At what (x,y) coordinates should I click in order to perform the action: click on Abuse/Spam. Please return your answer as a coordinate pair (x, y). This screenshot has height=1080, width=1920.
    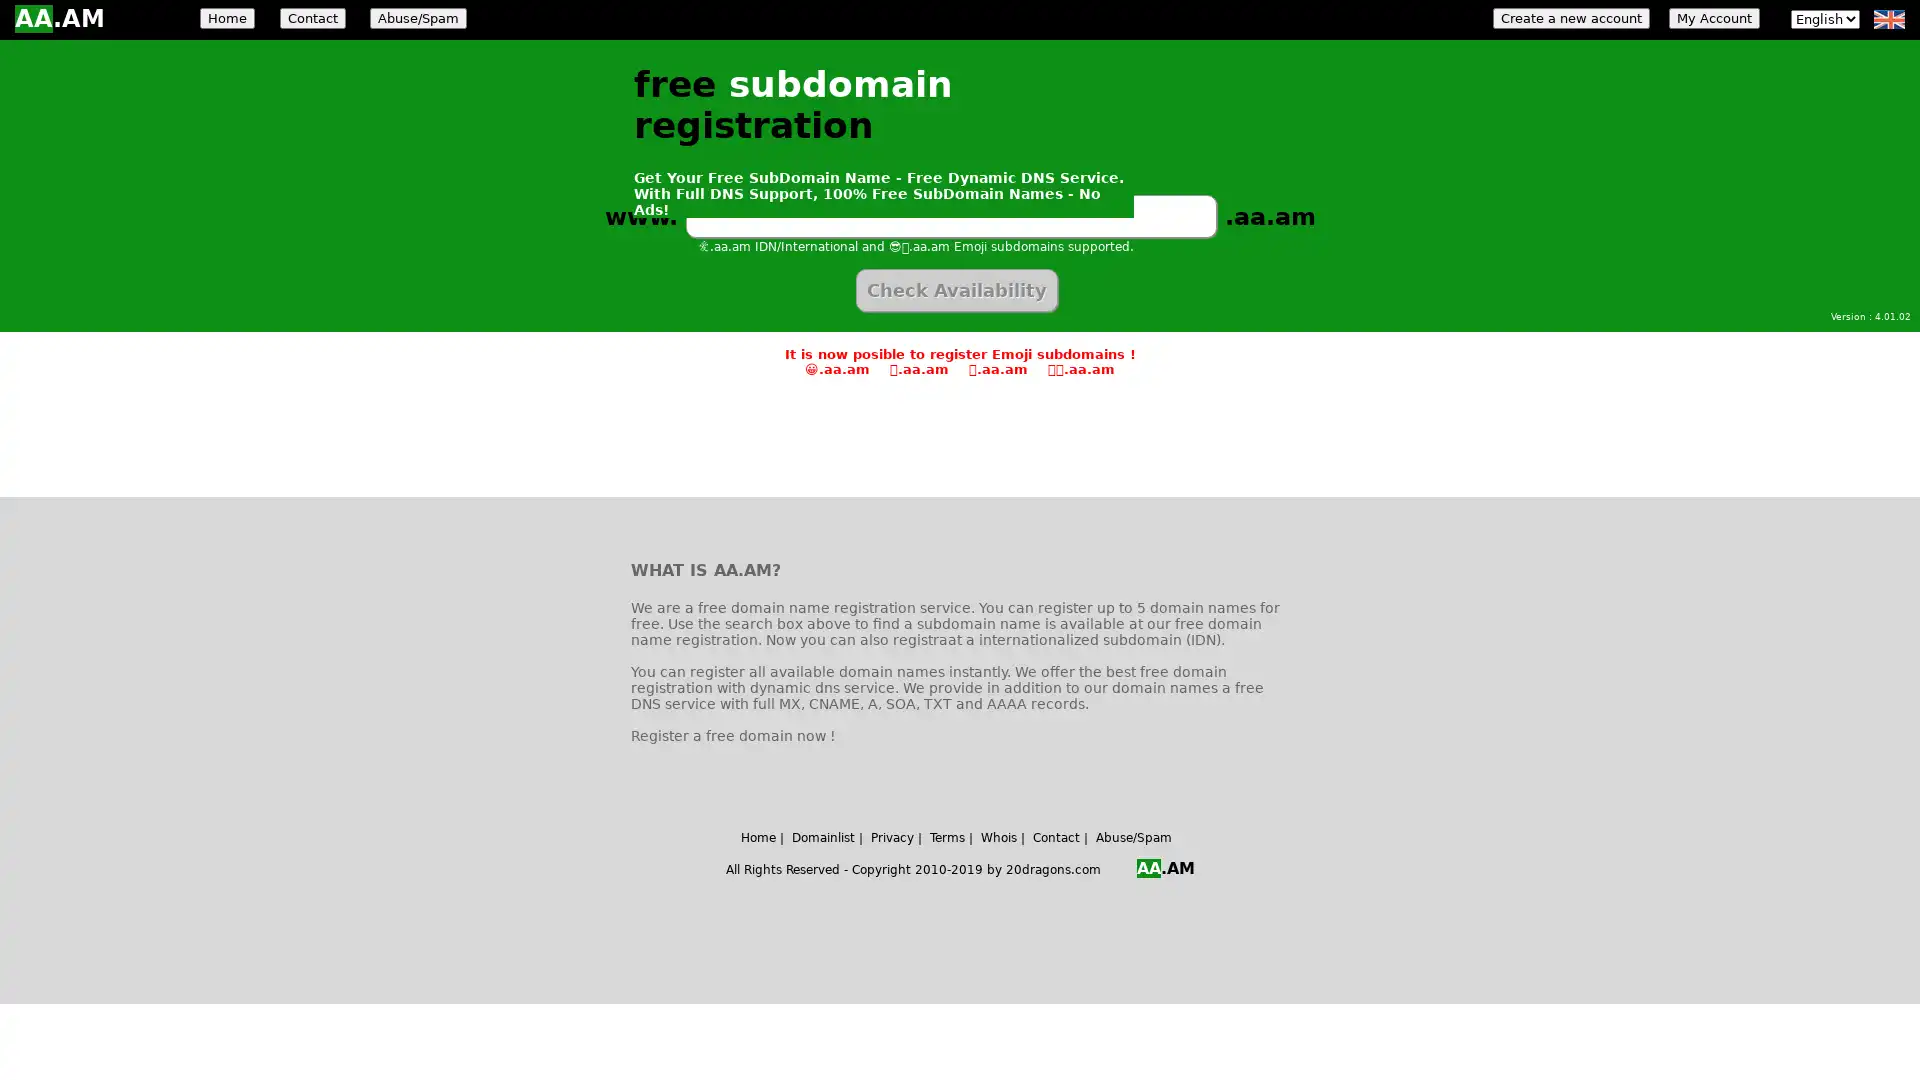
    Looking at the image, I should click on (417, 18).